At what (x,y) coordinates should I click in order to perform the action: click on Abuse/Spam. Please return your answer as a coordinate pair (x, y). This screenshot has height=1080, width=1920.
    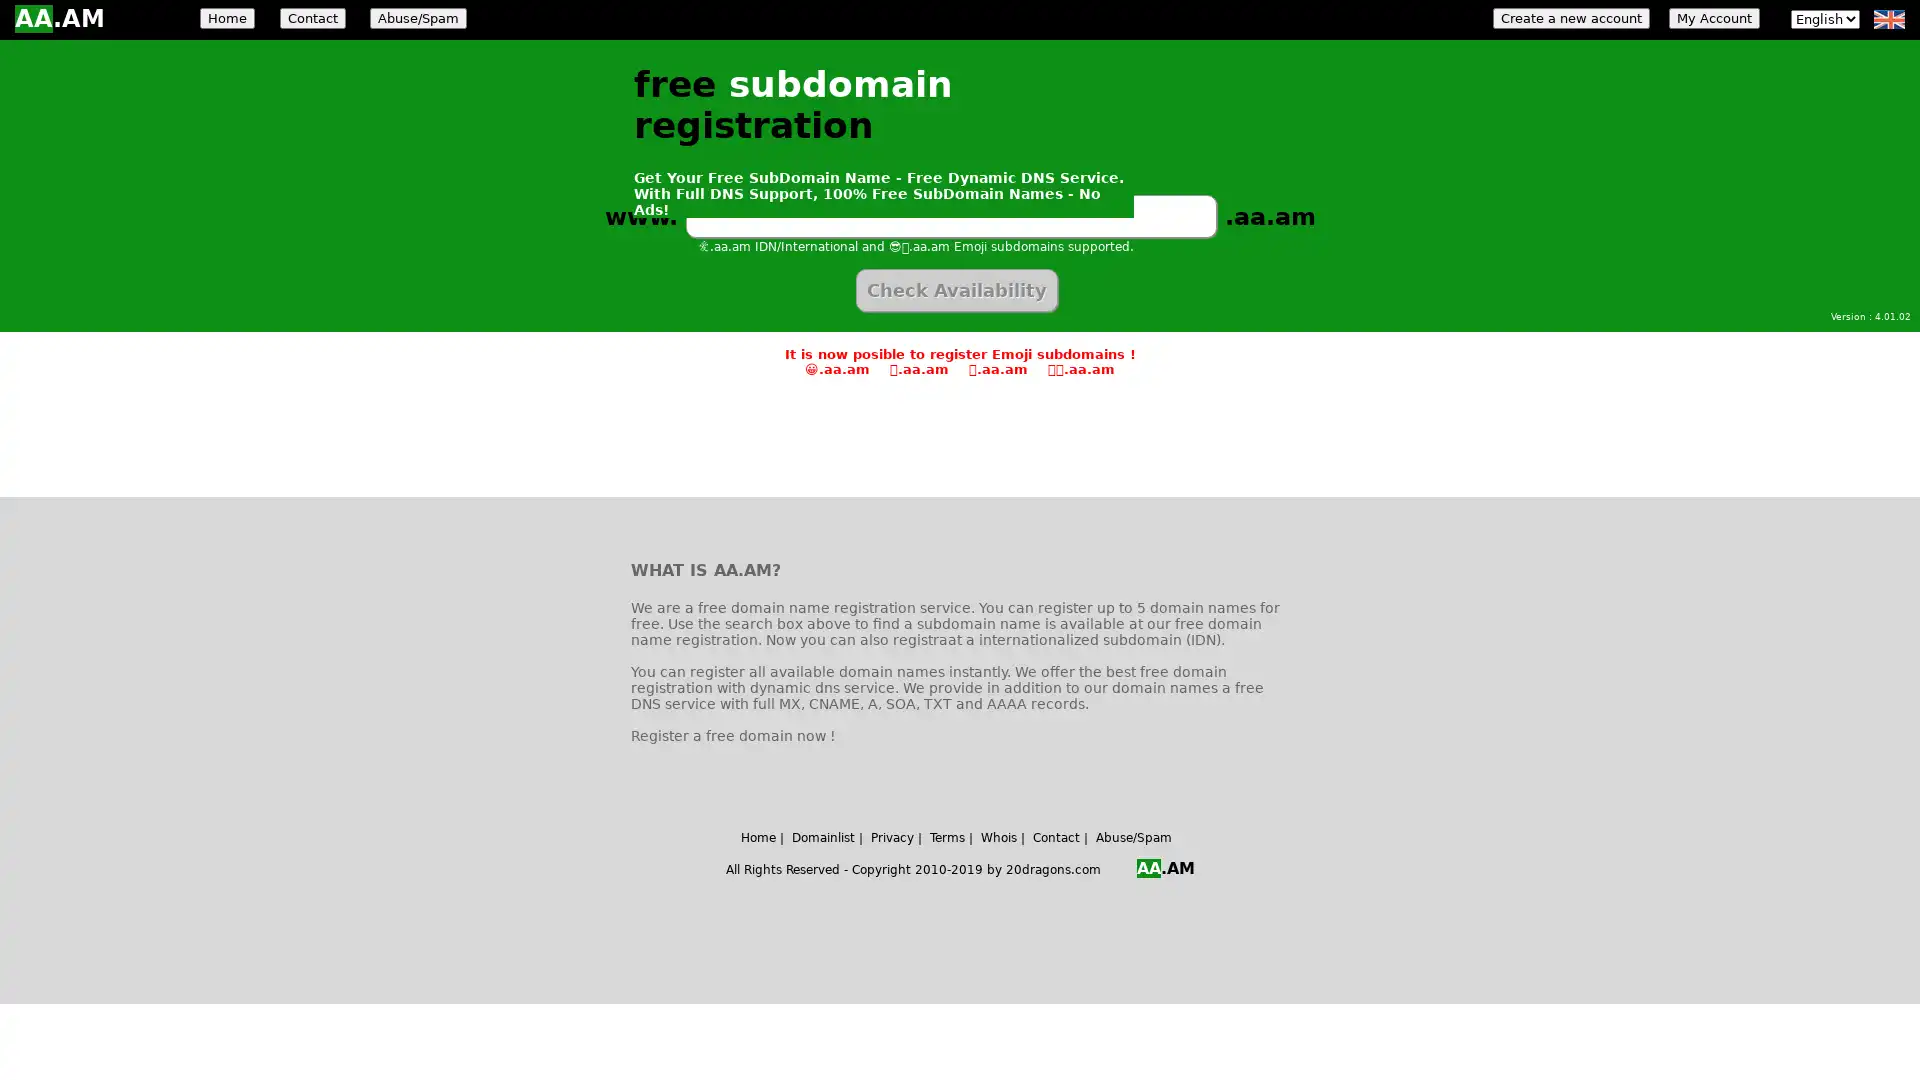
    Looking at the image, I should click on (417, 18).